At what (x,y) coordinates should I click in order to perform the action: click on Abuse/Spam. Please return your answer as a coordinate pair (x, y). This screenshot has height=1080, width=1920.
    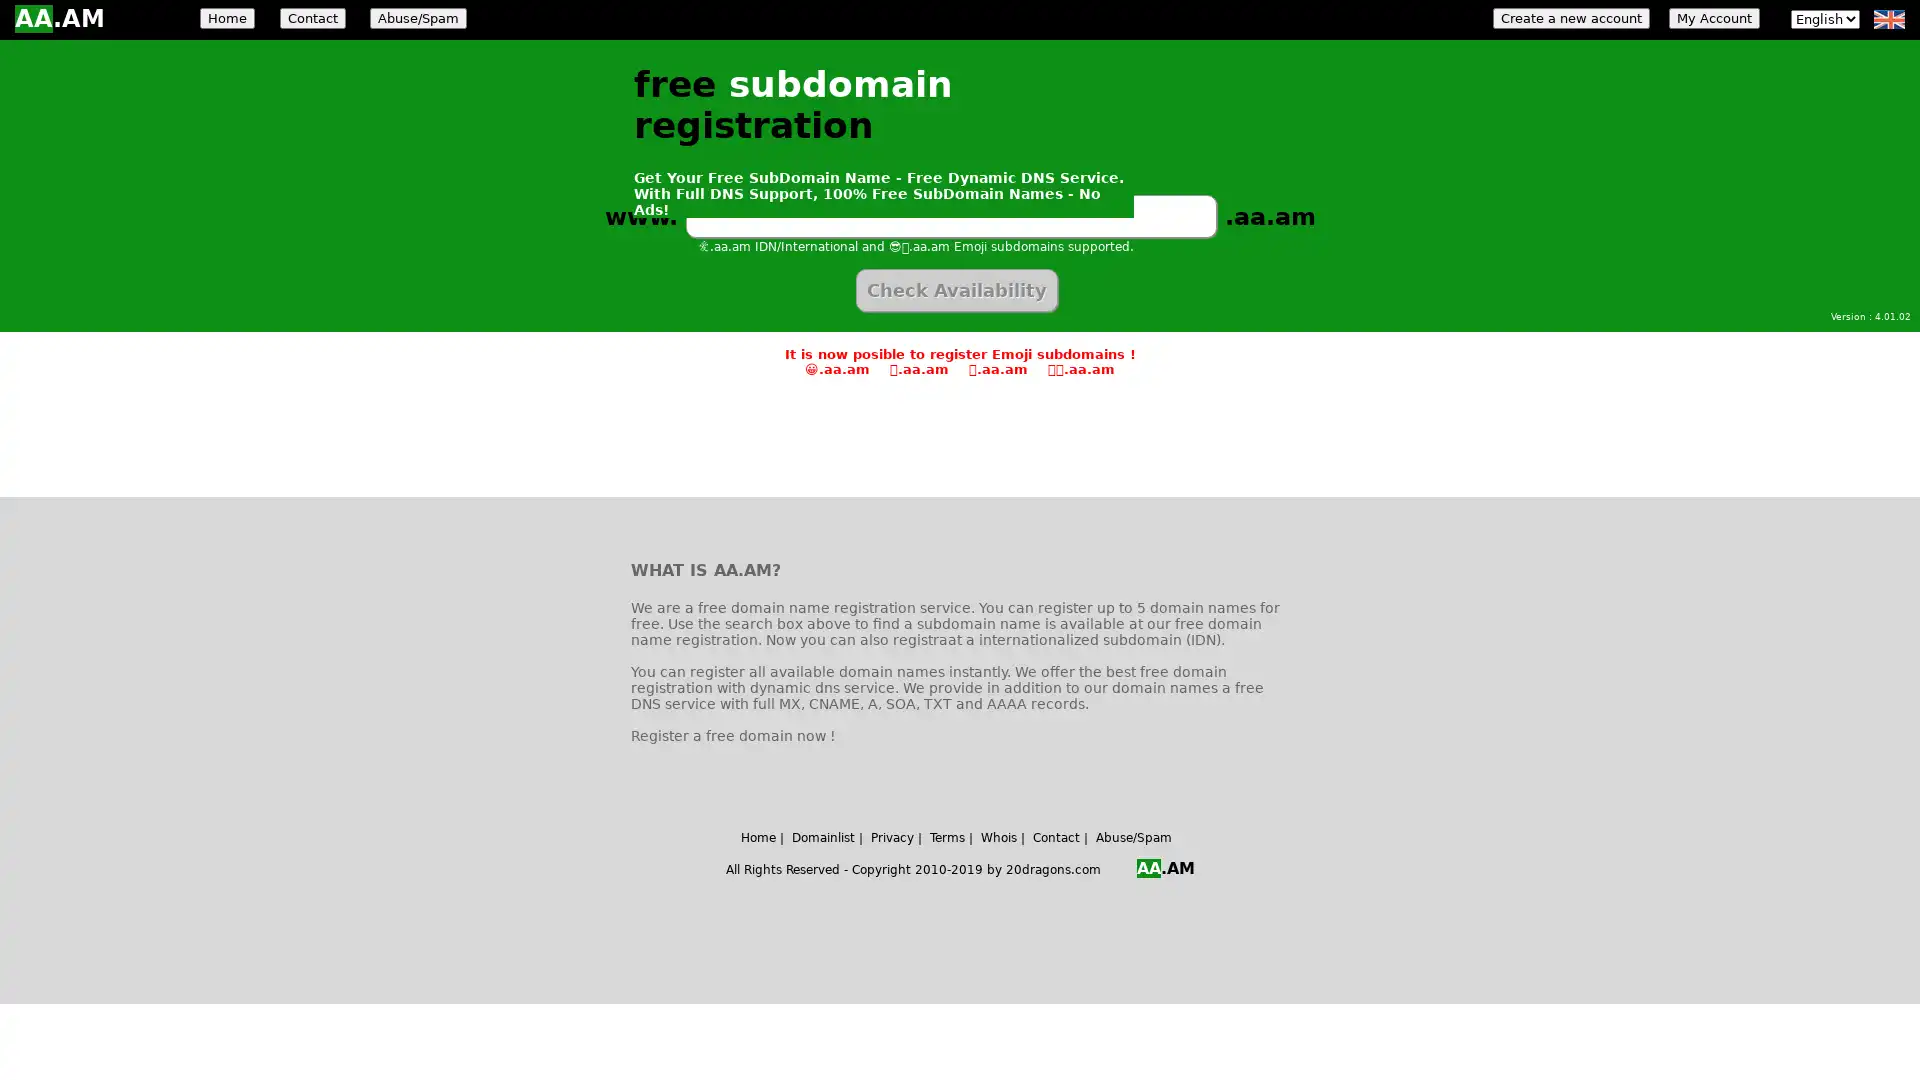
    Looking at the image, I should click on (417, 18).